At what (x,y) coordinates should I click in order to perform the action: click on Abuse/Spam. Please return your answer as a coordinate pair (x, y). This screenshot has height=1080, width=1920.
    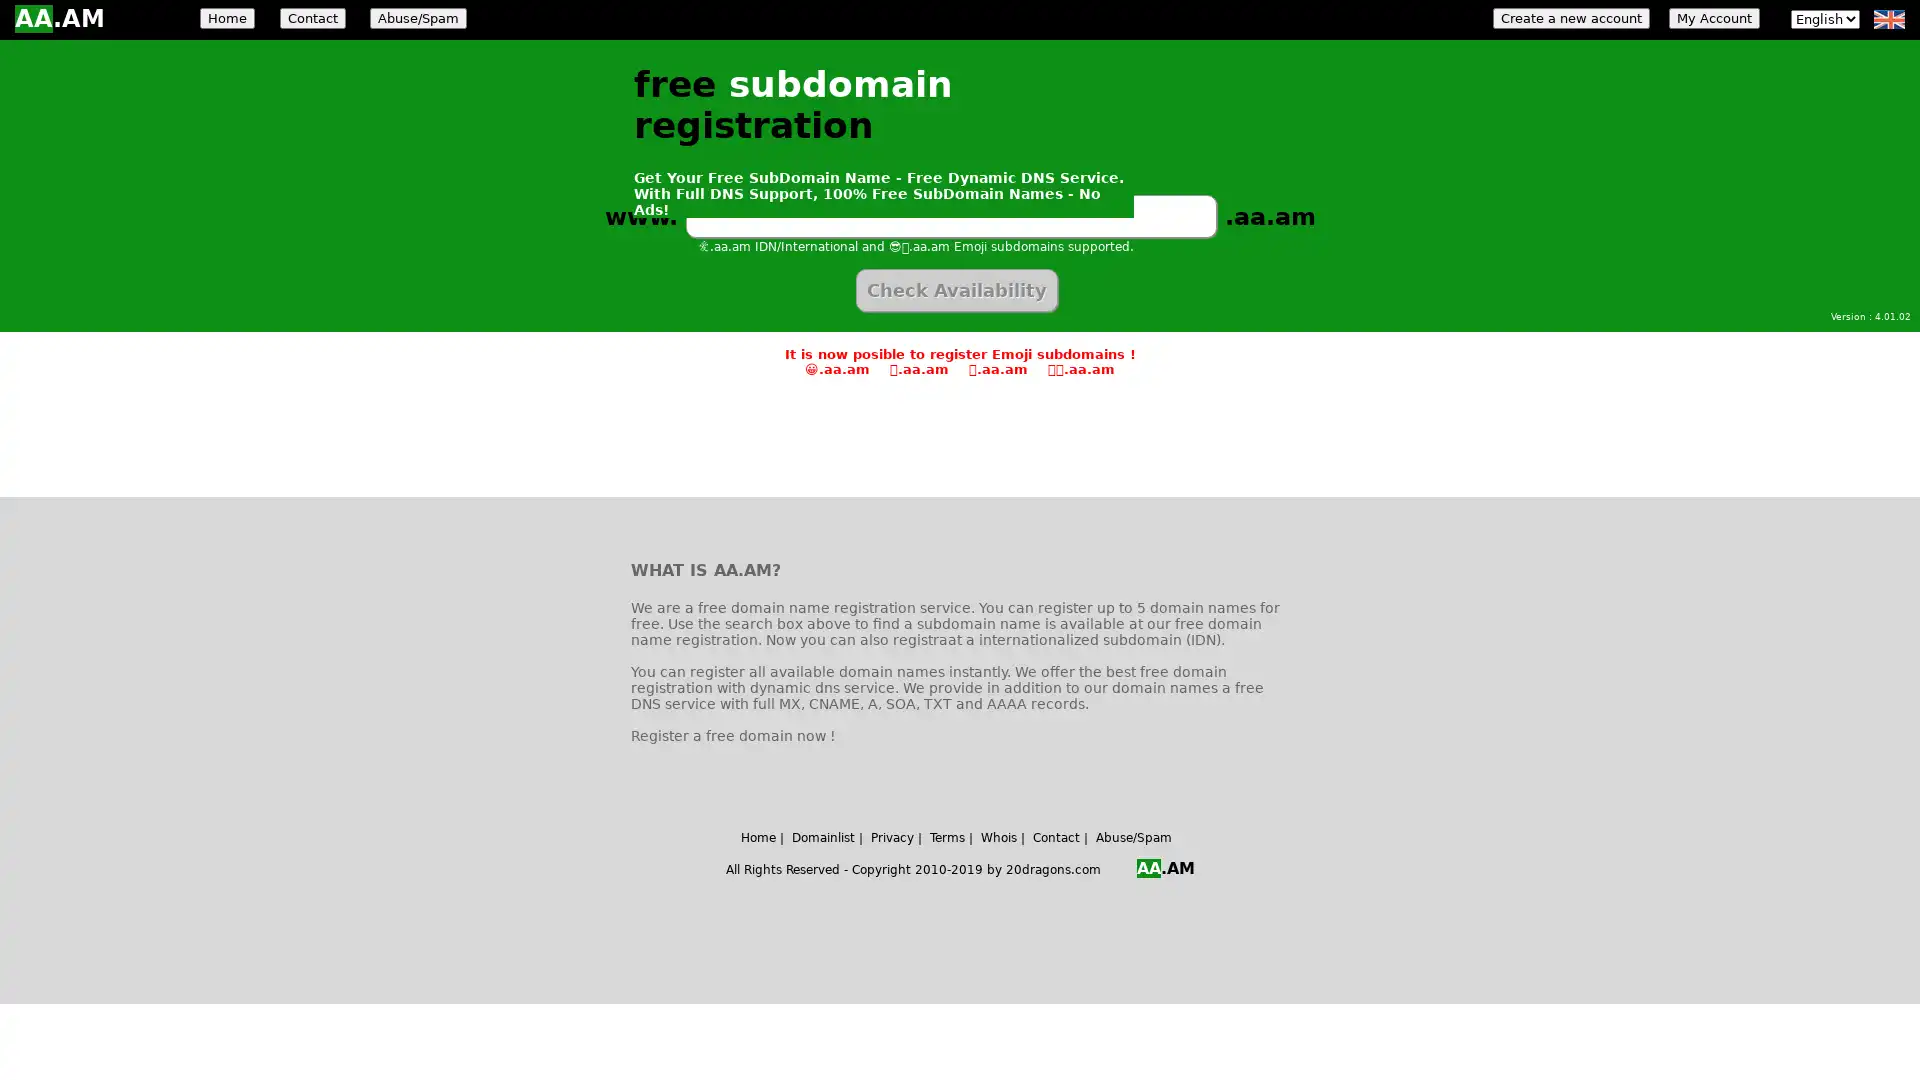
    Looking at the image, I should click on (417, 18).